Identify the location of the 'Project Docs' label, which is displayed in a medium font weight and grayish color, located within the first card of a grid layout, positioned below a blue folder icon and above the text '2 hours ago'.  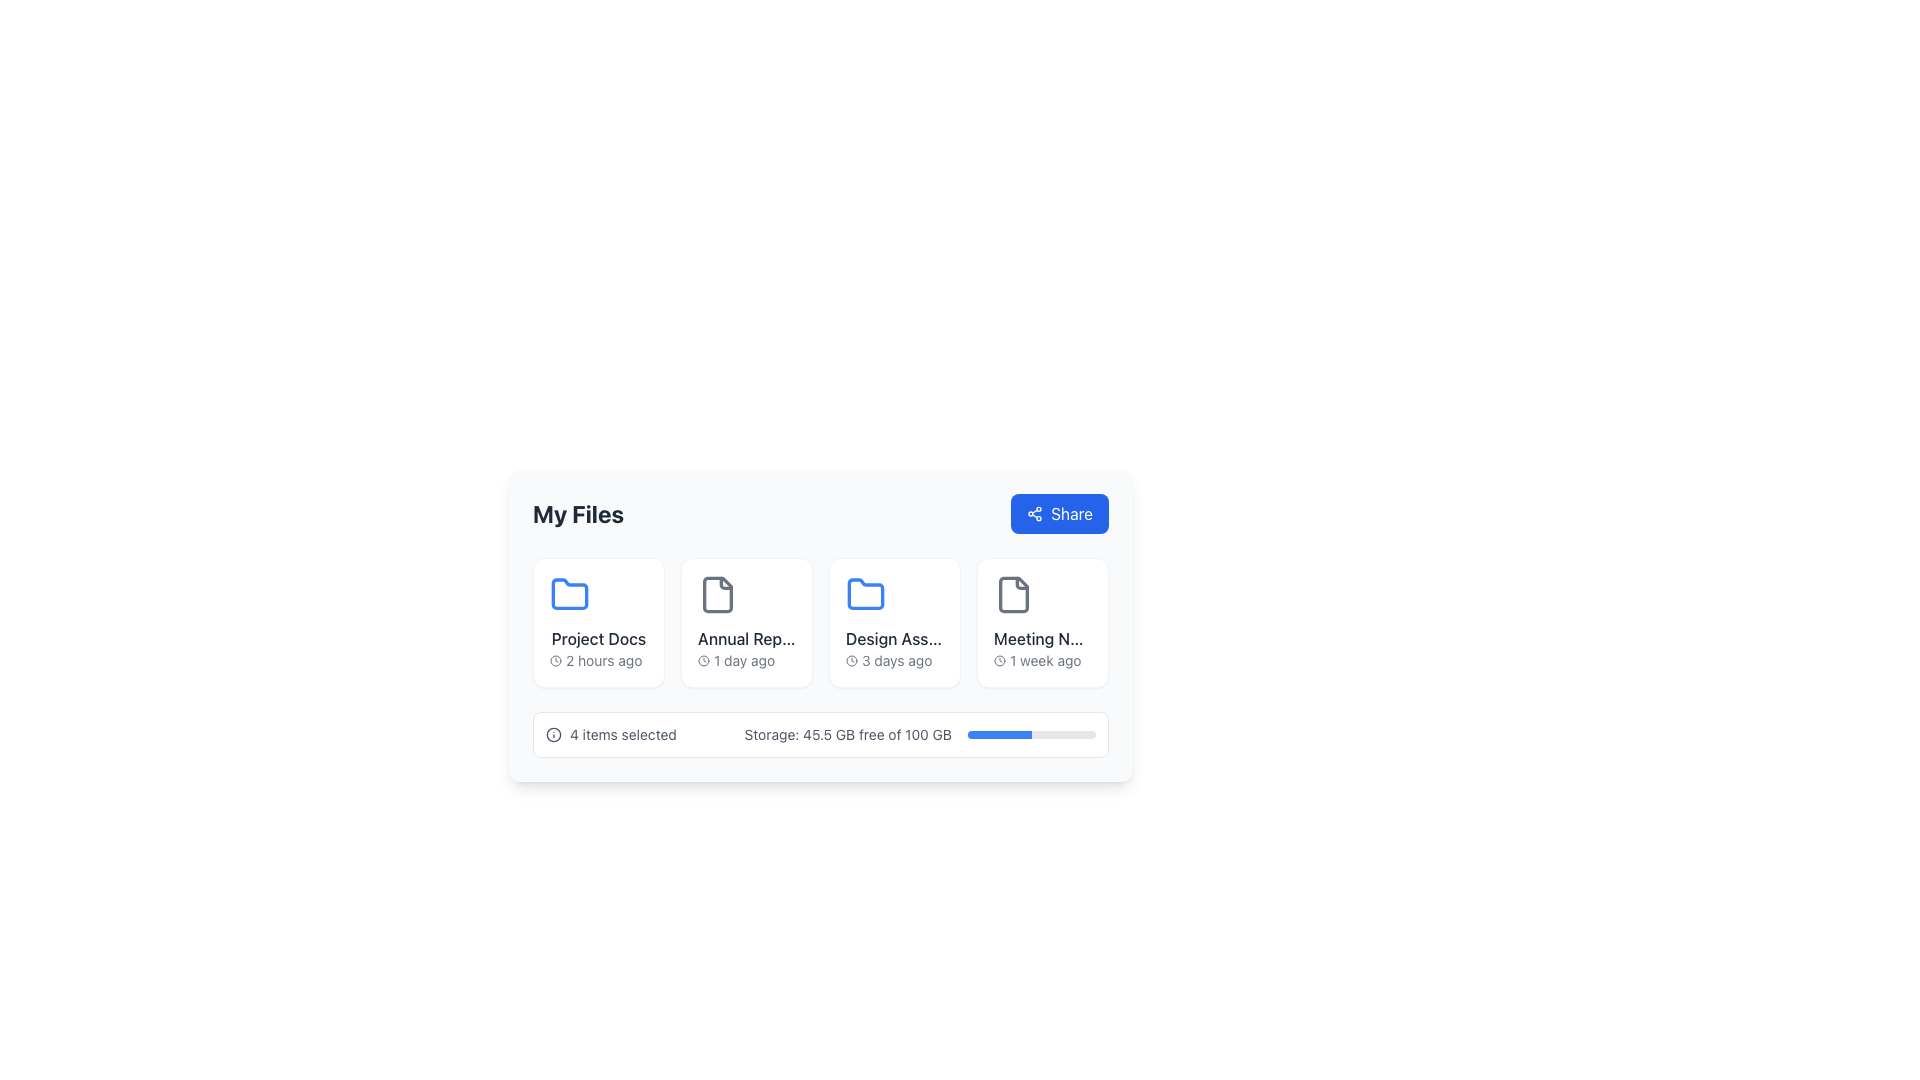
(598, 639).